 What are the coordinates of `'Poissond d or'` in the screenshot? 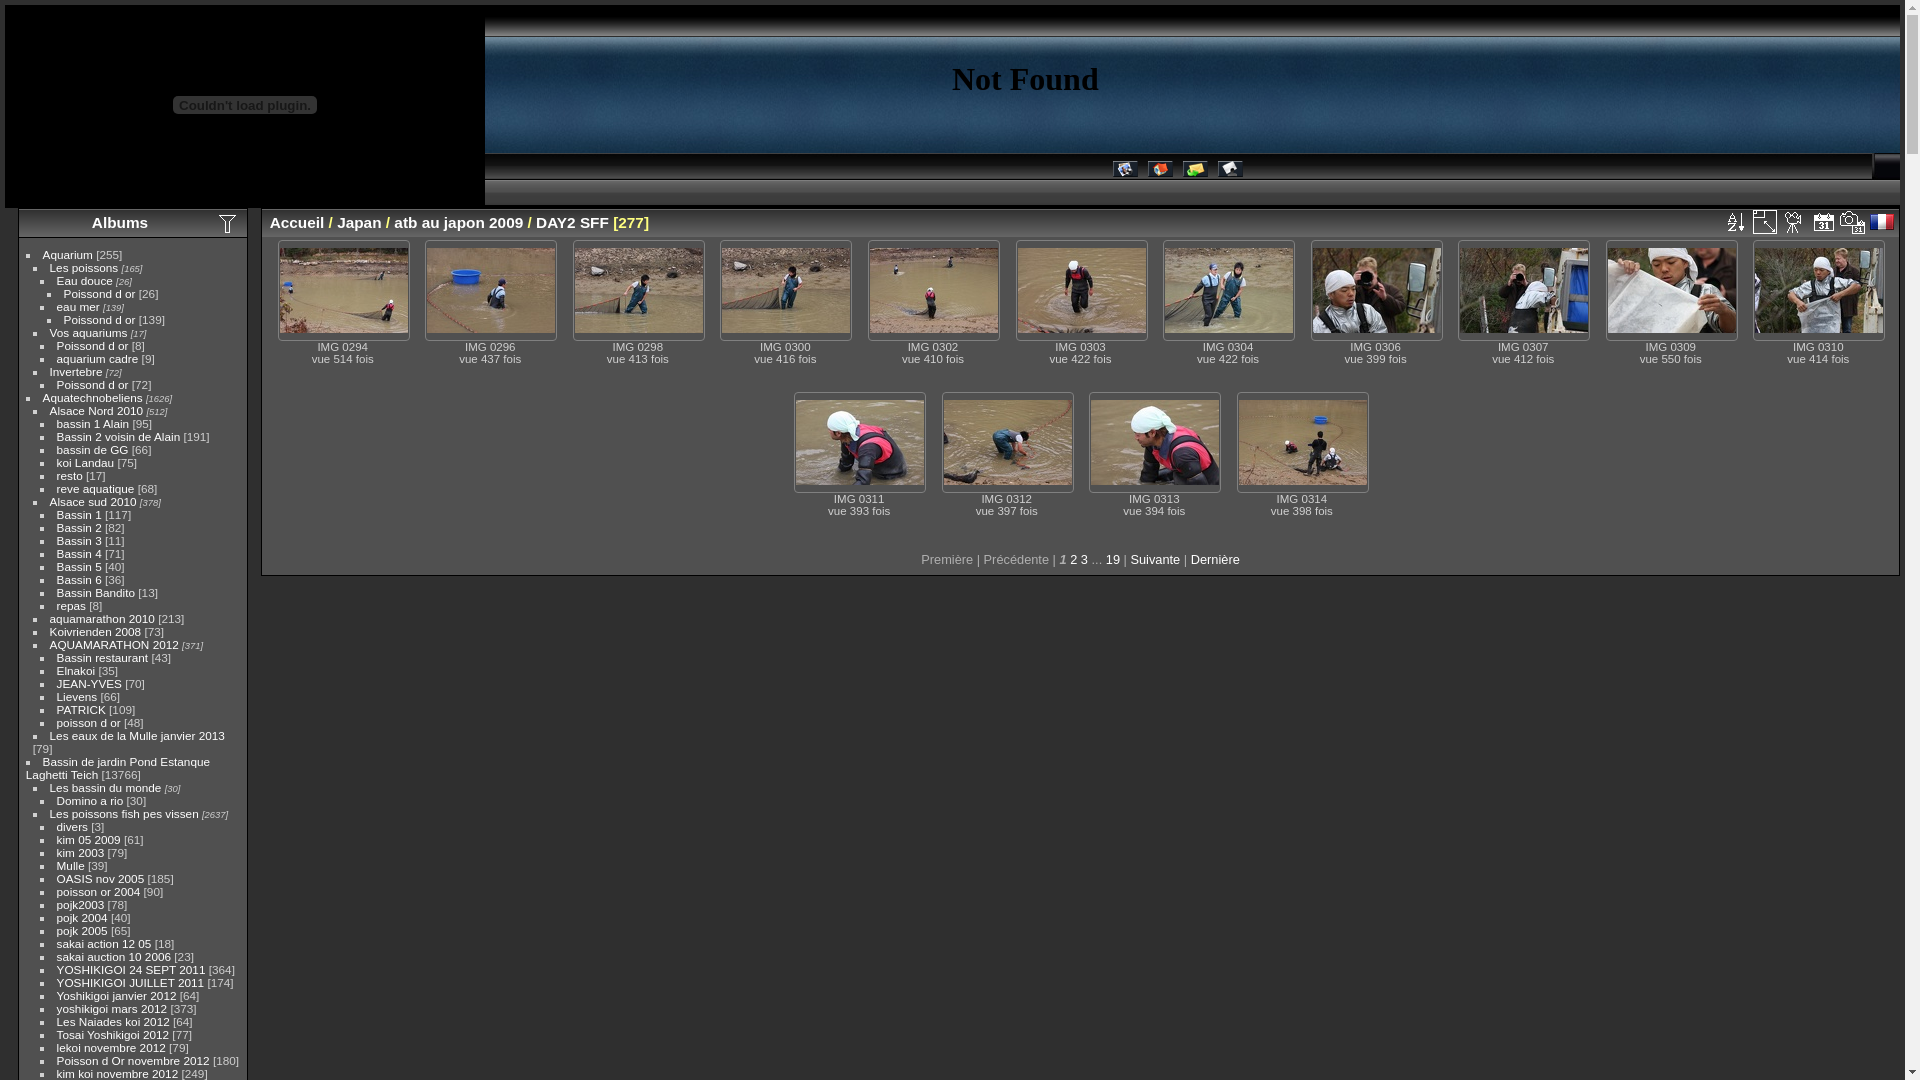 It's located at (63, 293).